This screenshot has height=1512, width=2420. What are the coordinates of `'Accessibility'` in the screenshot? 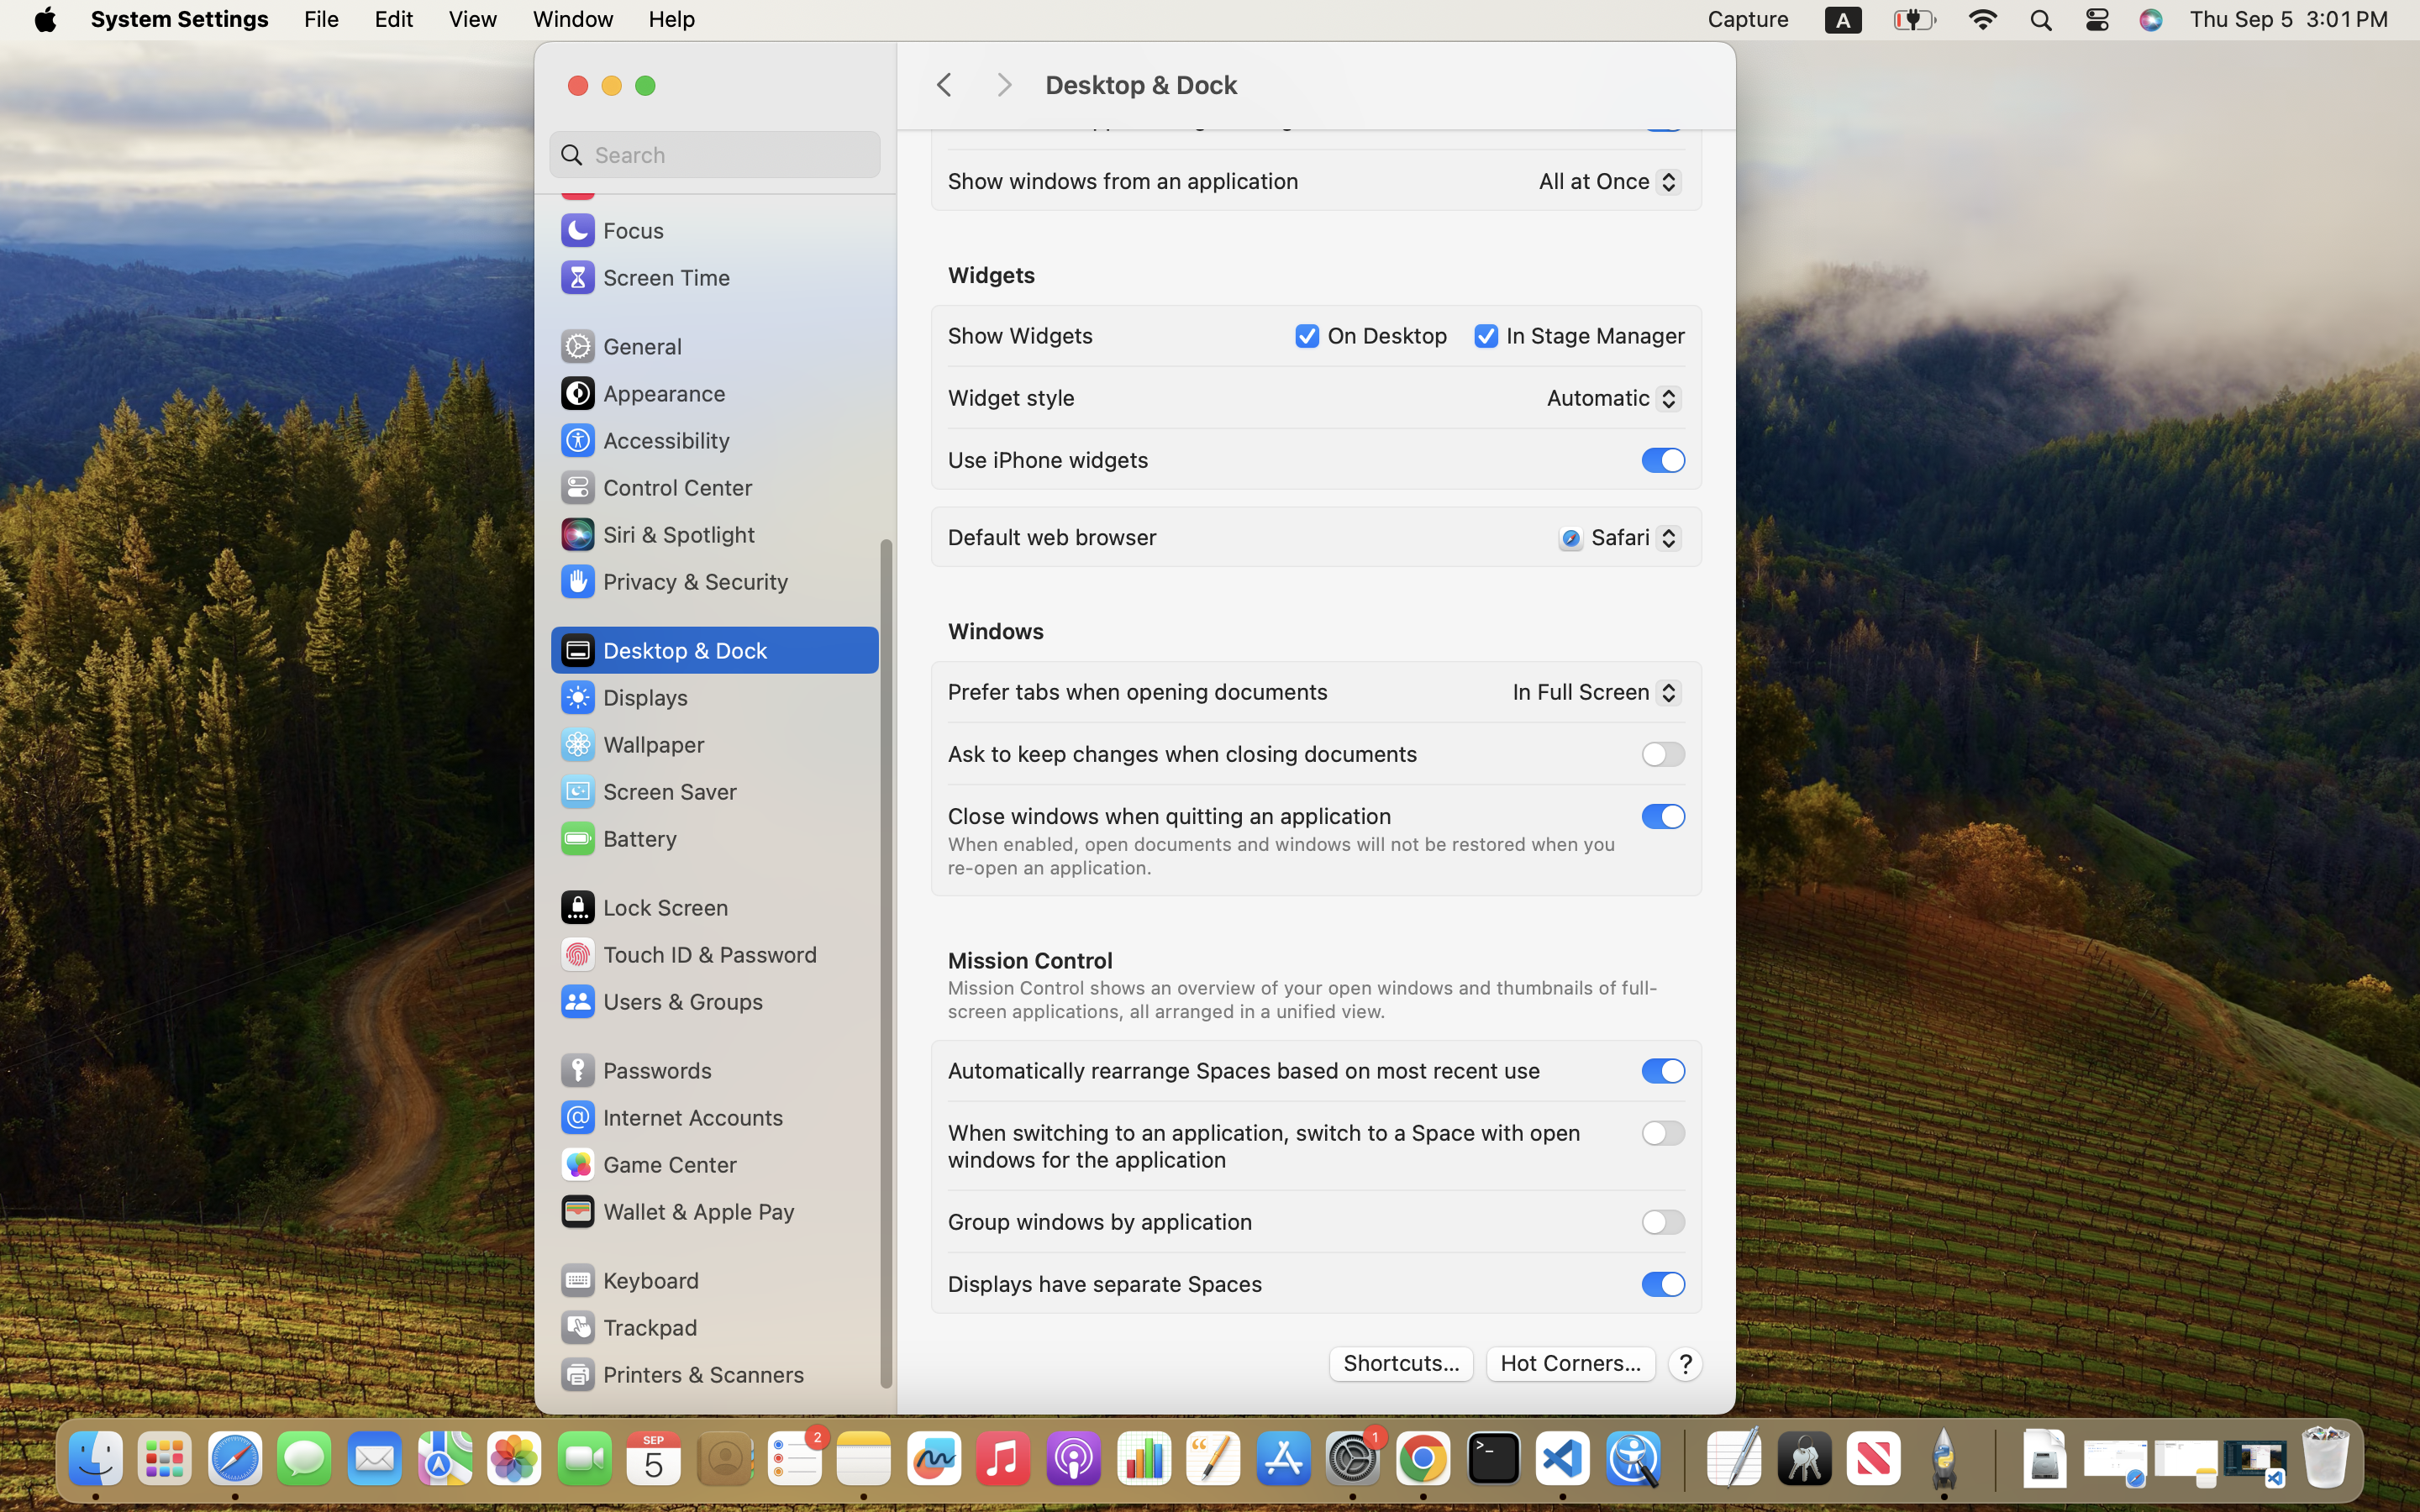 It's located at (644, 438).